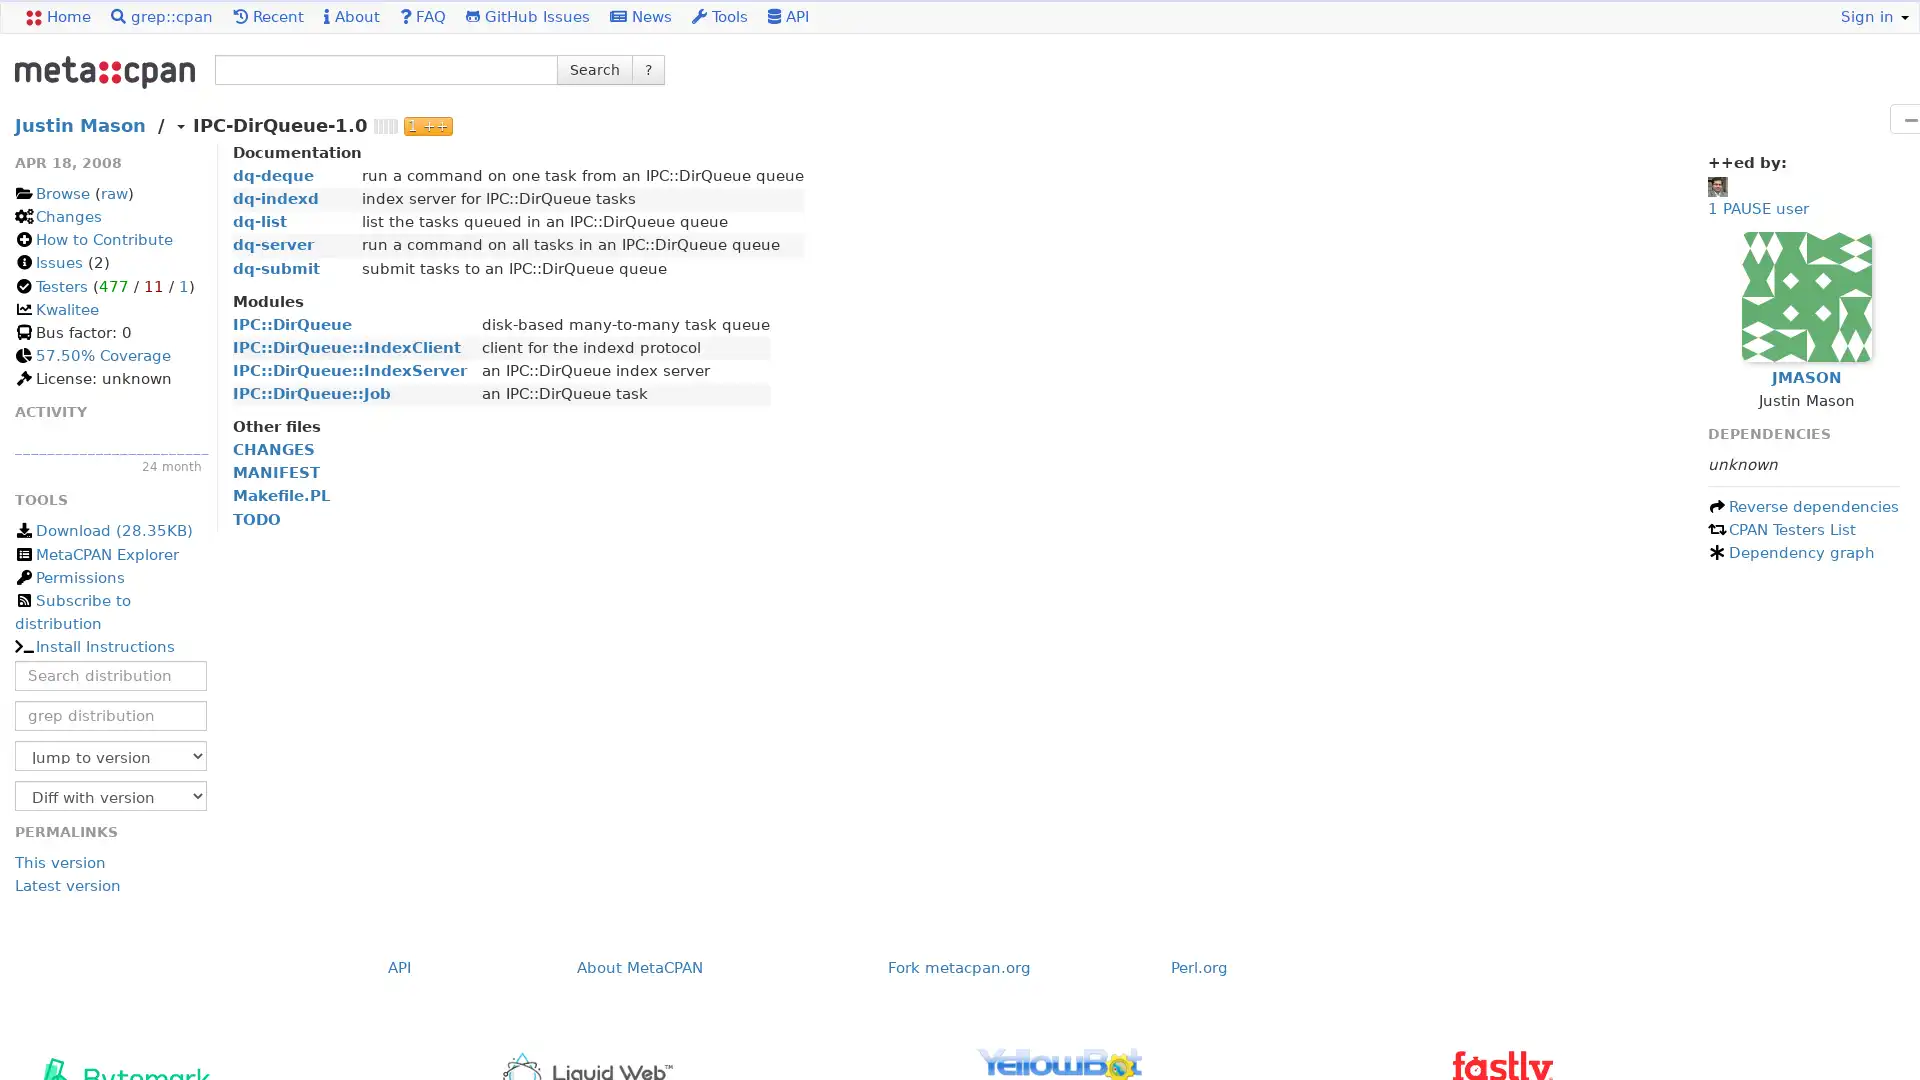 The height and width of the screenshot is (1080, 1920). Describe the element at coordinates (648, 68) in the screenshot. I see `?` at that location.